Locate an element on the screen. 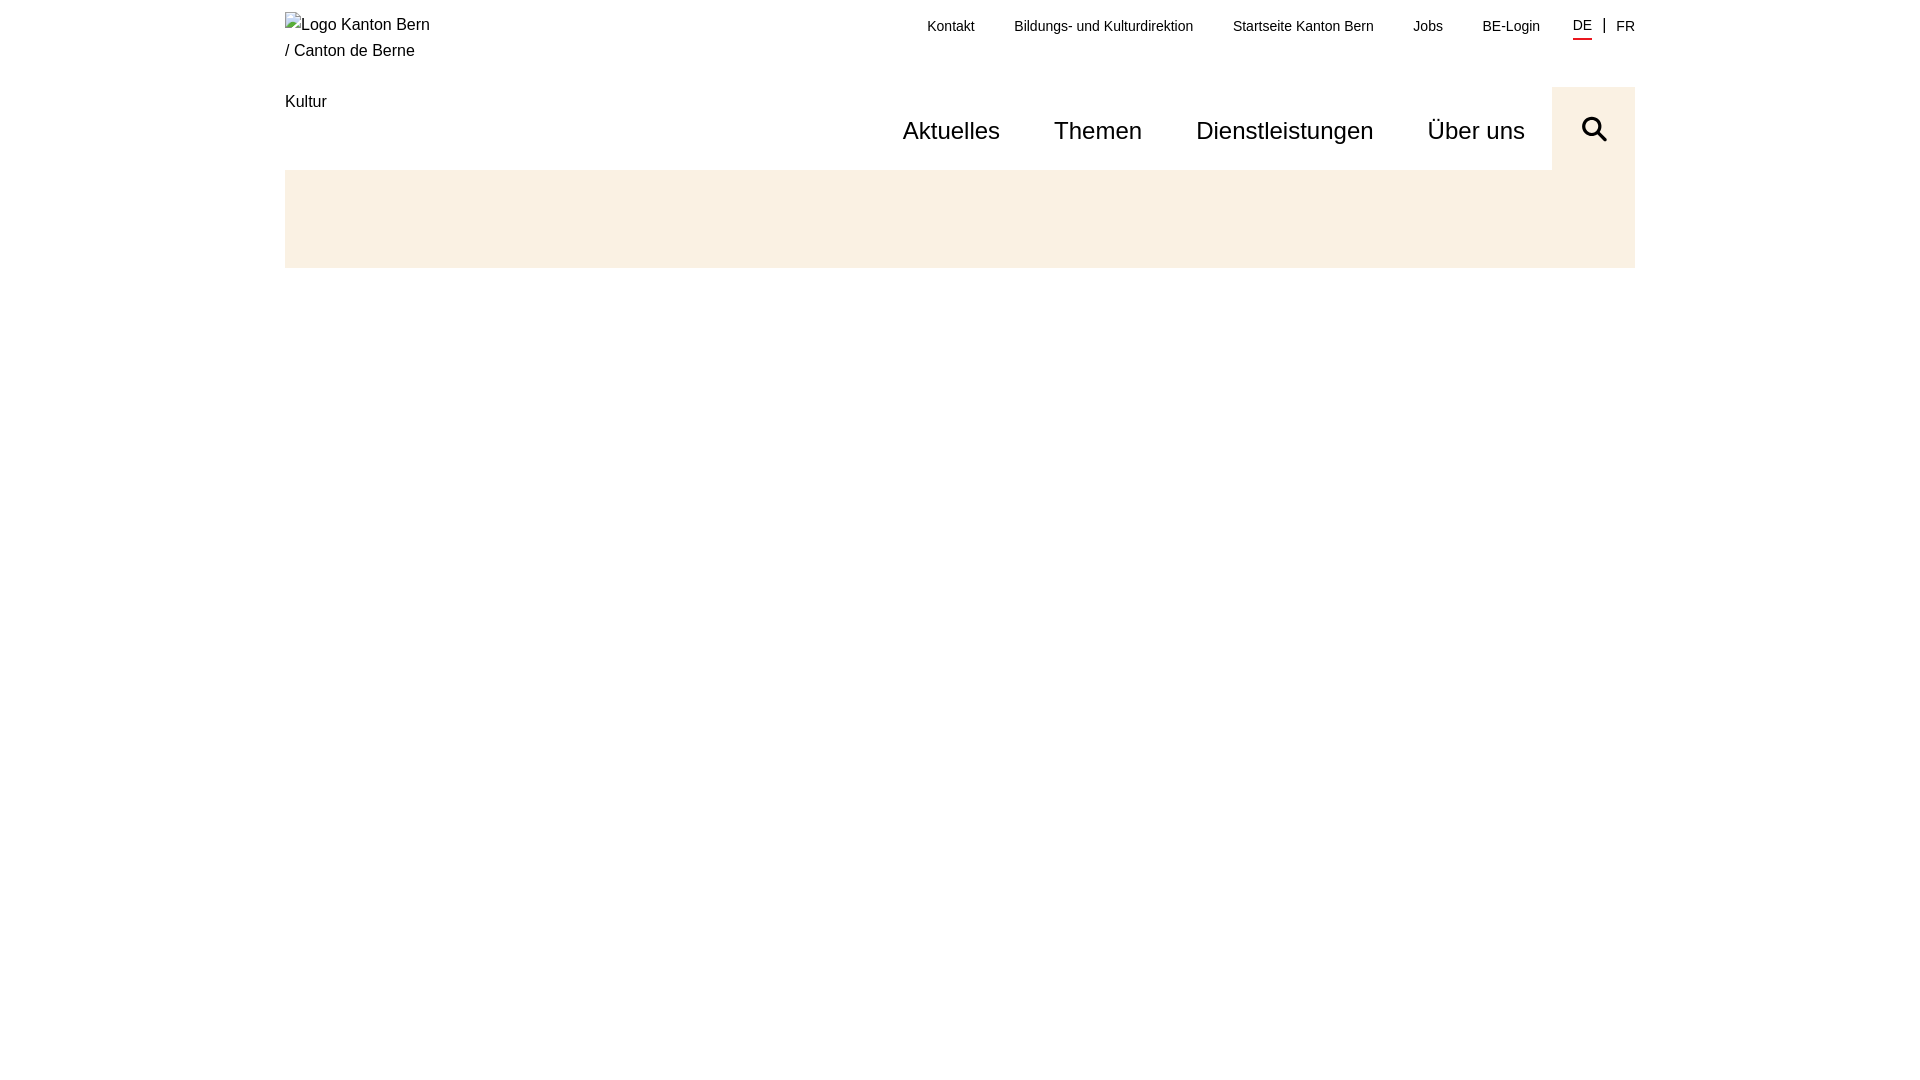 This screenshot has width=1920, height=1080. 'Kultur' is located at coordinates (370, 88).